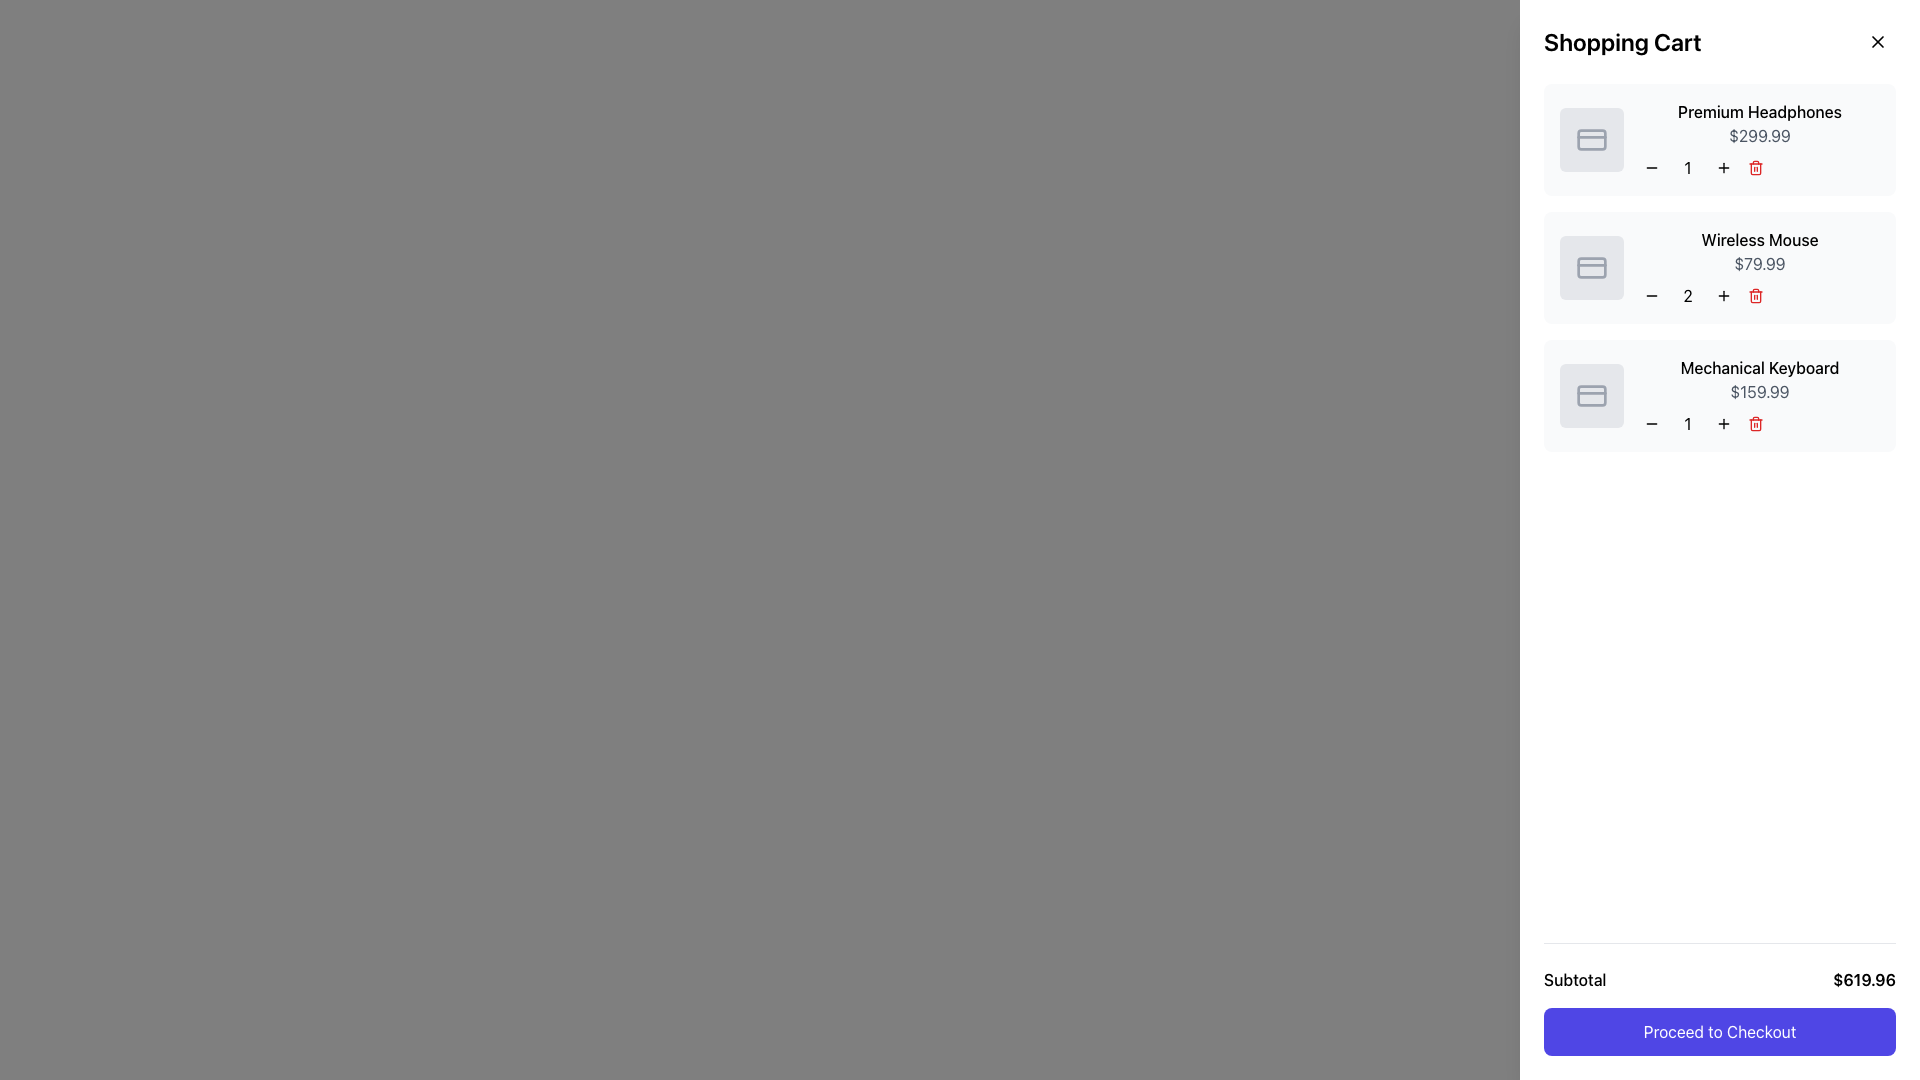  I want to click on the 'Premium Headphones' icon located within the rounded rectangular button, so click(1591, 138).